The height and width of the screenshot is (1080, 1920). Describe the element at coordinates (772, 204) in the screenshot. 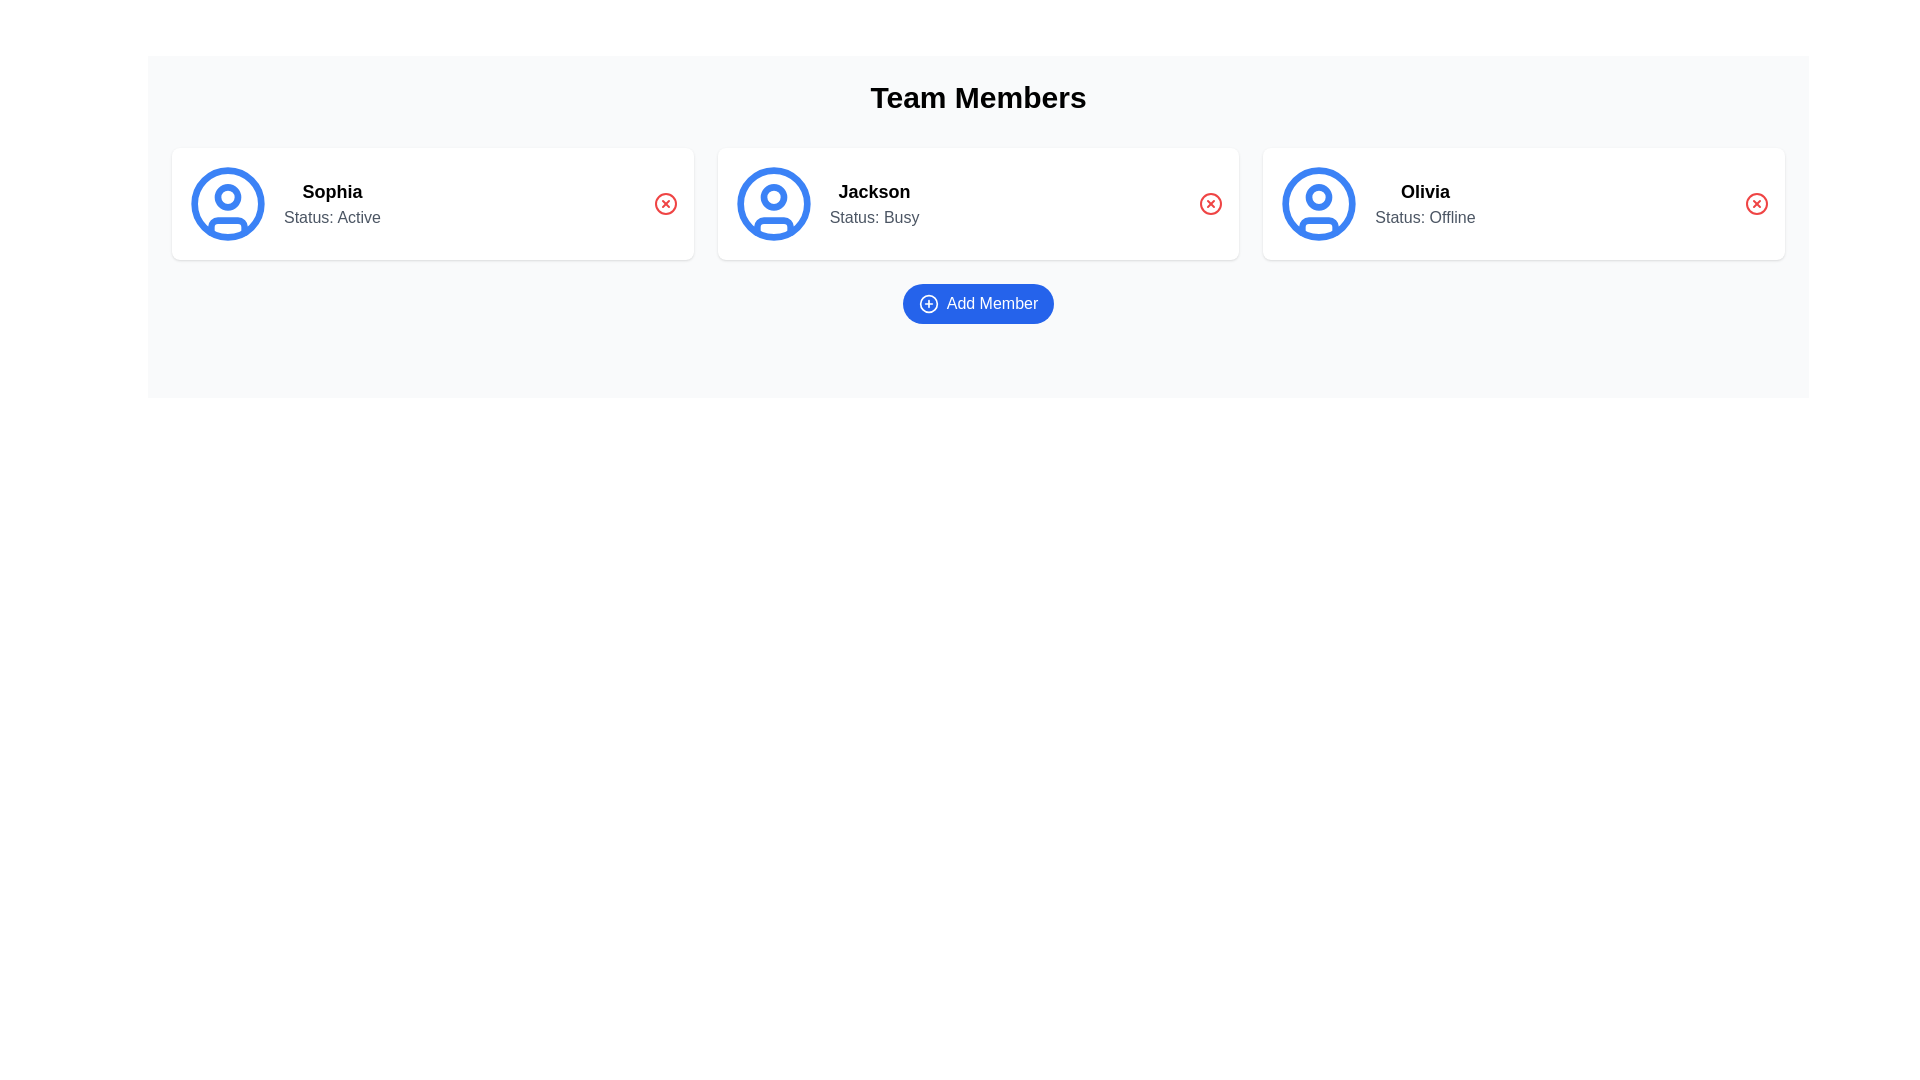

I see `the largest circular component of the user avatar icon, which visually represents the user's primary identity within the interface` at that location.